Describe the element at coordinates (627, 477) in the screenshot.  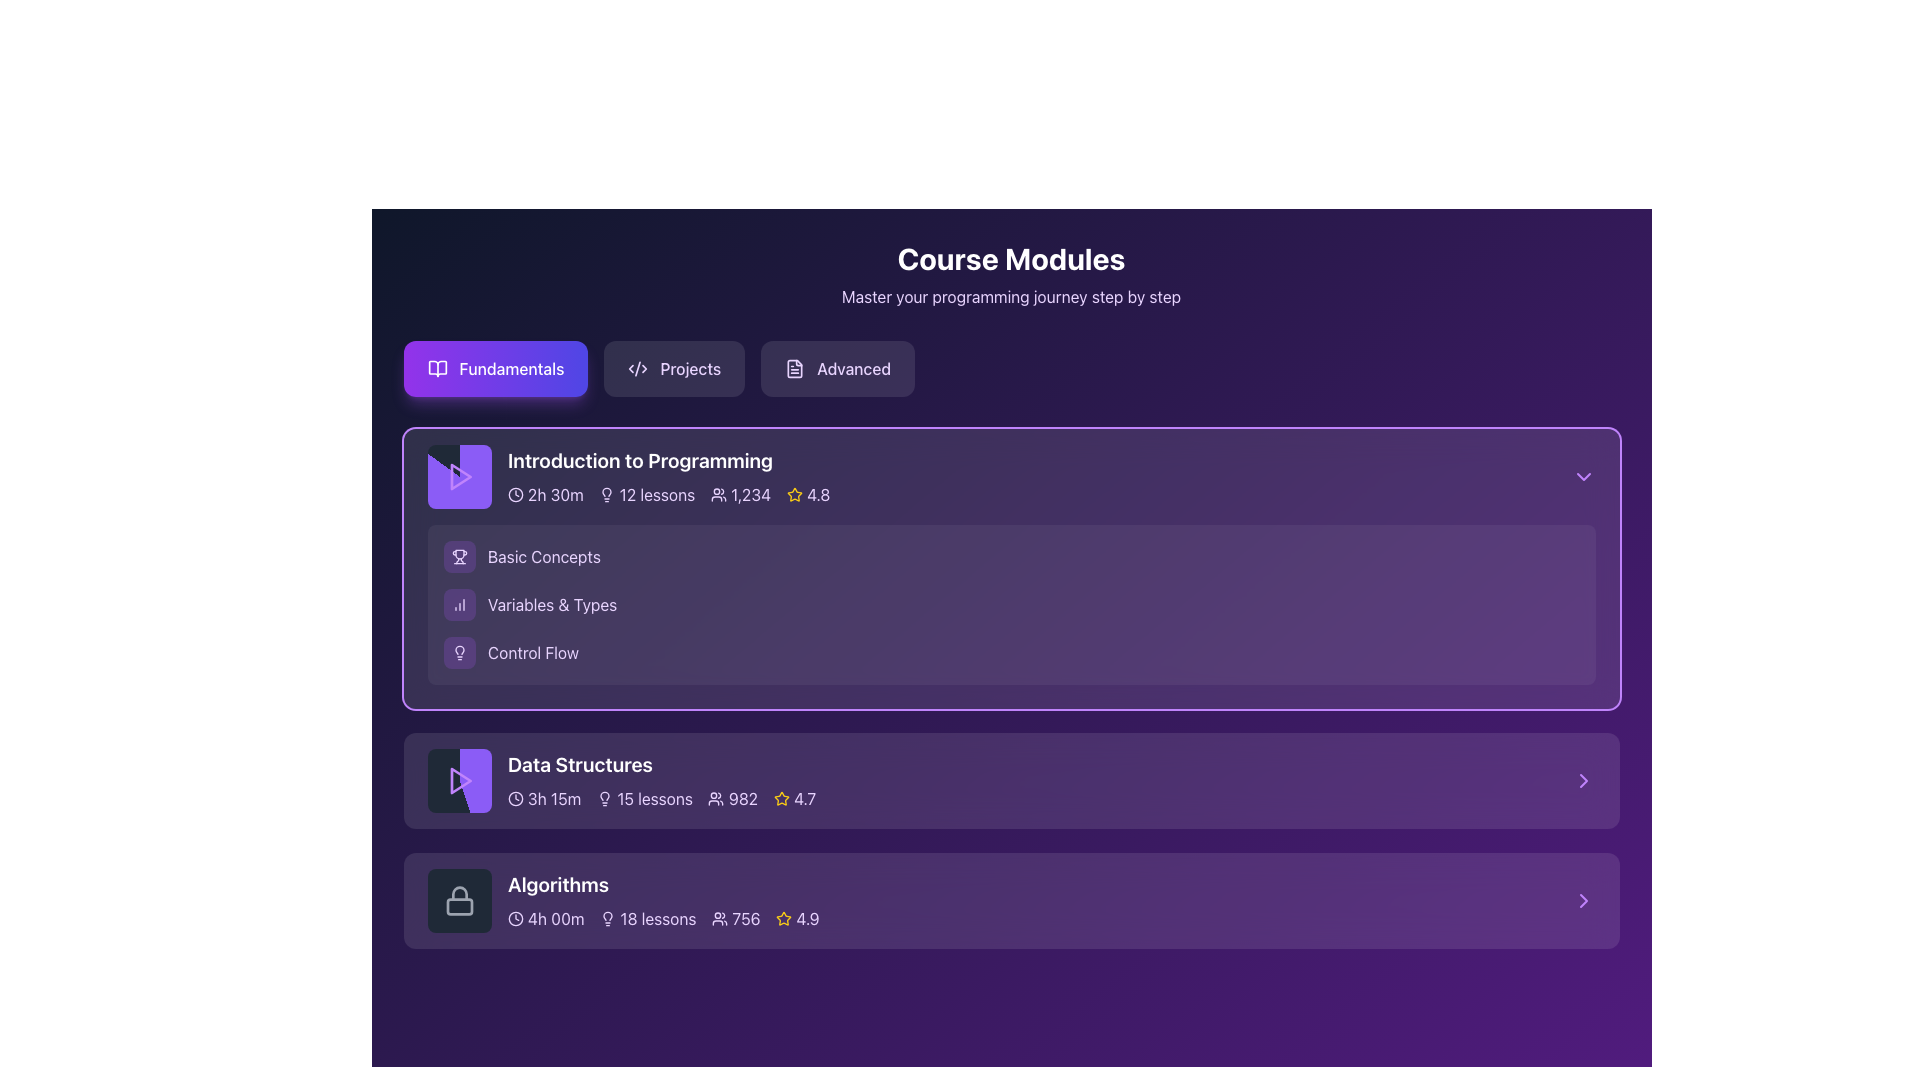
I see `the 'Introduction to Programming' static information panel` at that location.